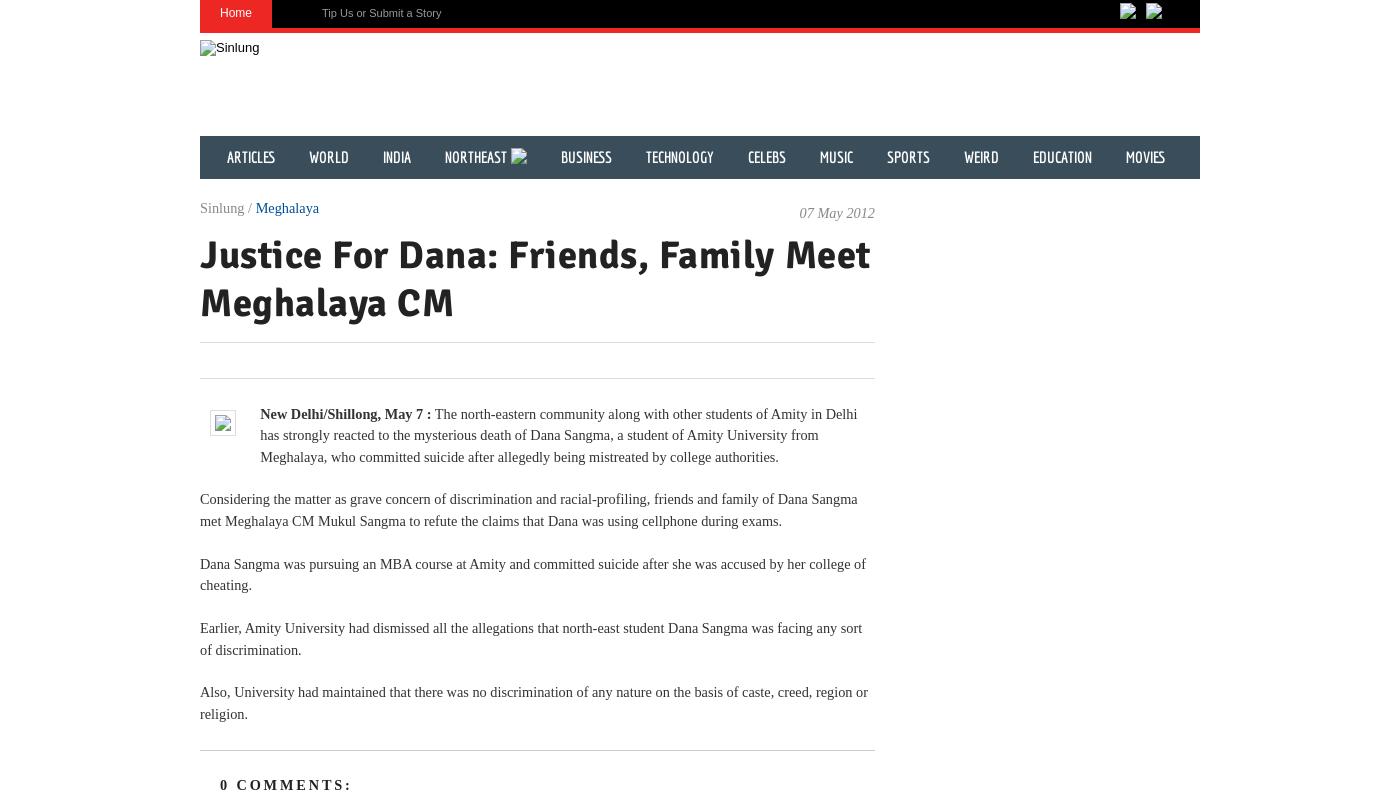  Describe the element at coordinates (528, 509) in the screenshot. I see `'Considering the matter as grave concern of 
discrimination and racial-profiling, friends and family of Dana Sangma 
met Meghalaya CM Mukul Sangma to refute the claims that Dana was using 
cellphone during exams.'` at that location.